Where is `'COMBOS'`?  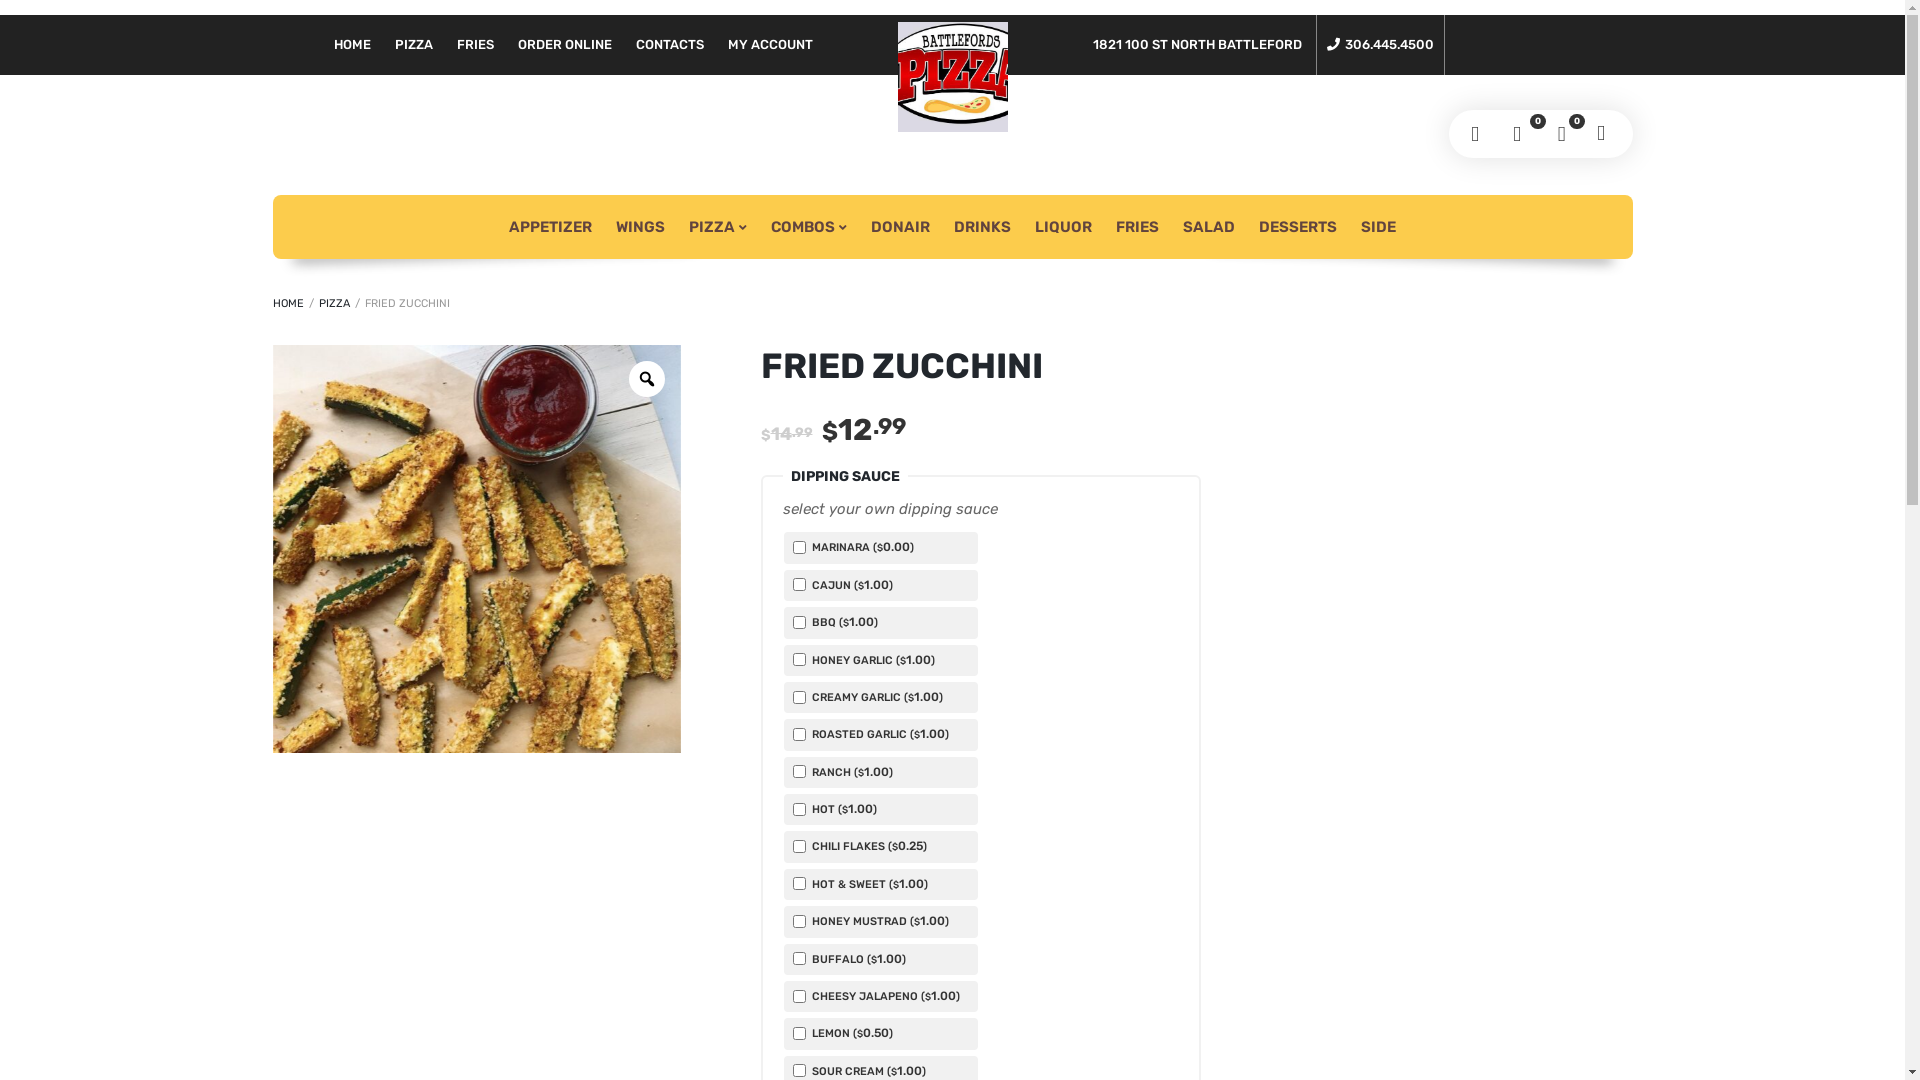 'COMBOS' is located at coordinates (809, 226).